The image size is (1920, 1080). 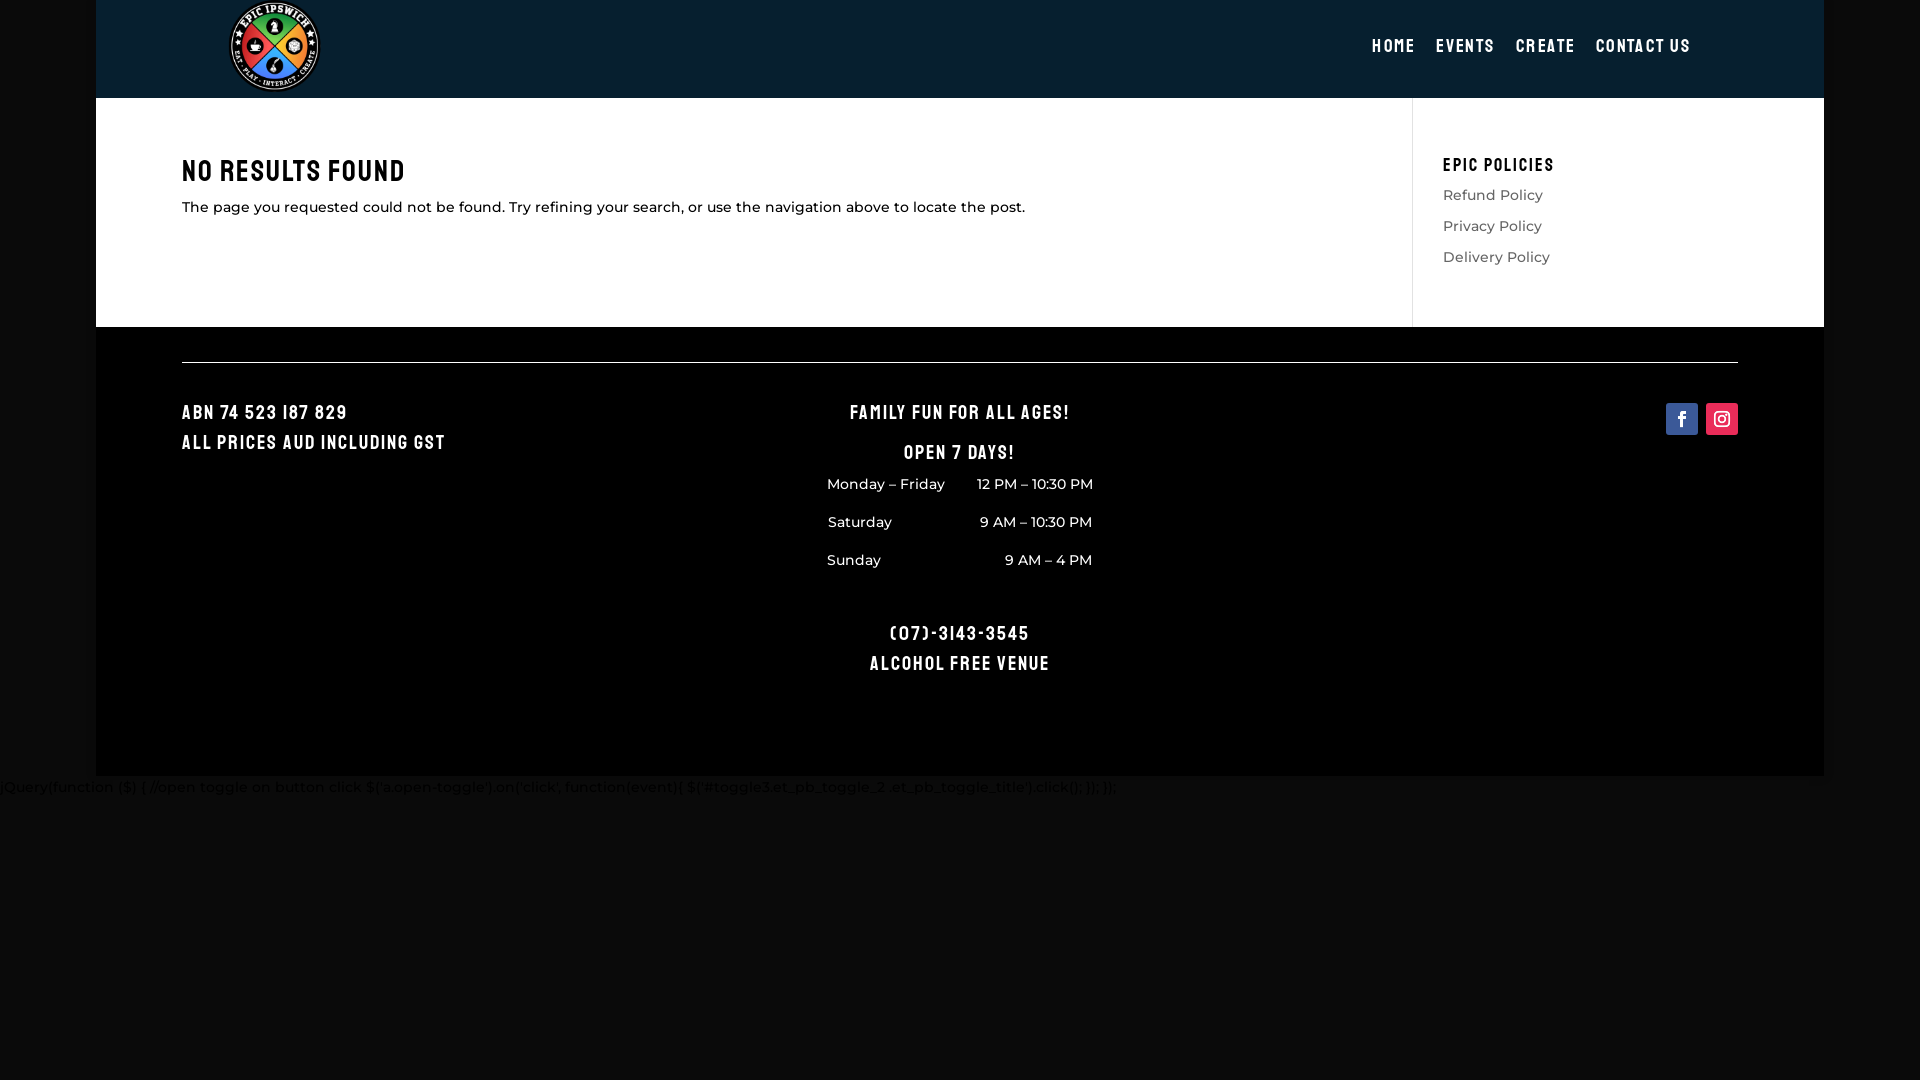 What do you see at coordinates (1646, 48) in the screenshot?
I see `'Contact Us'` at bounding box center [1646, 48].